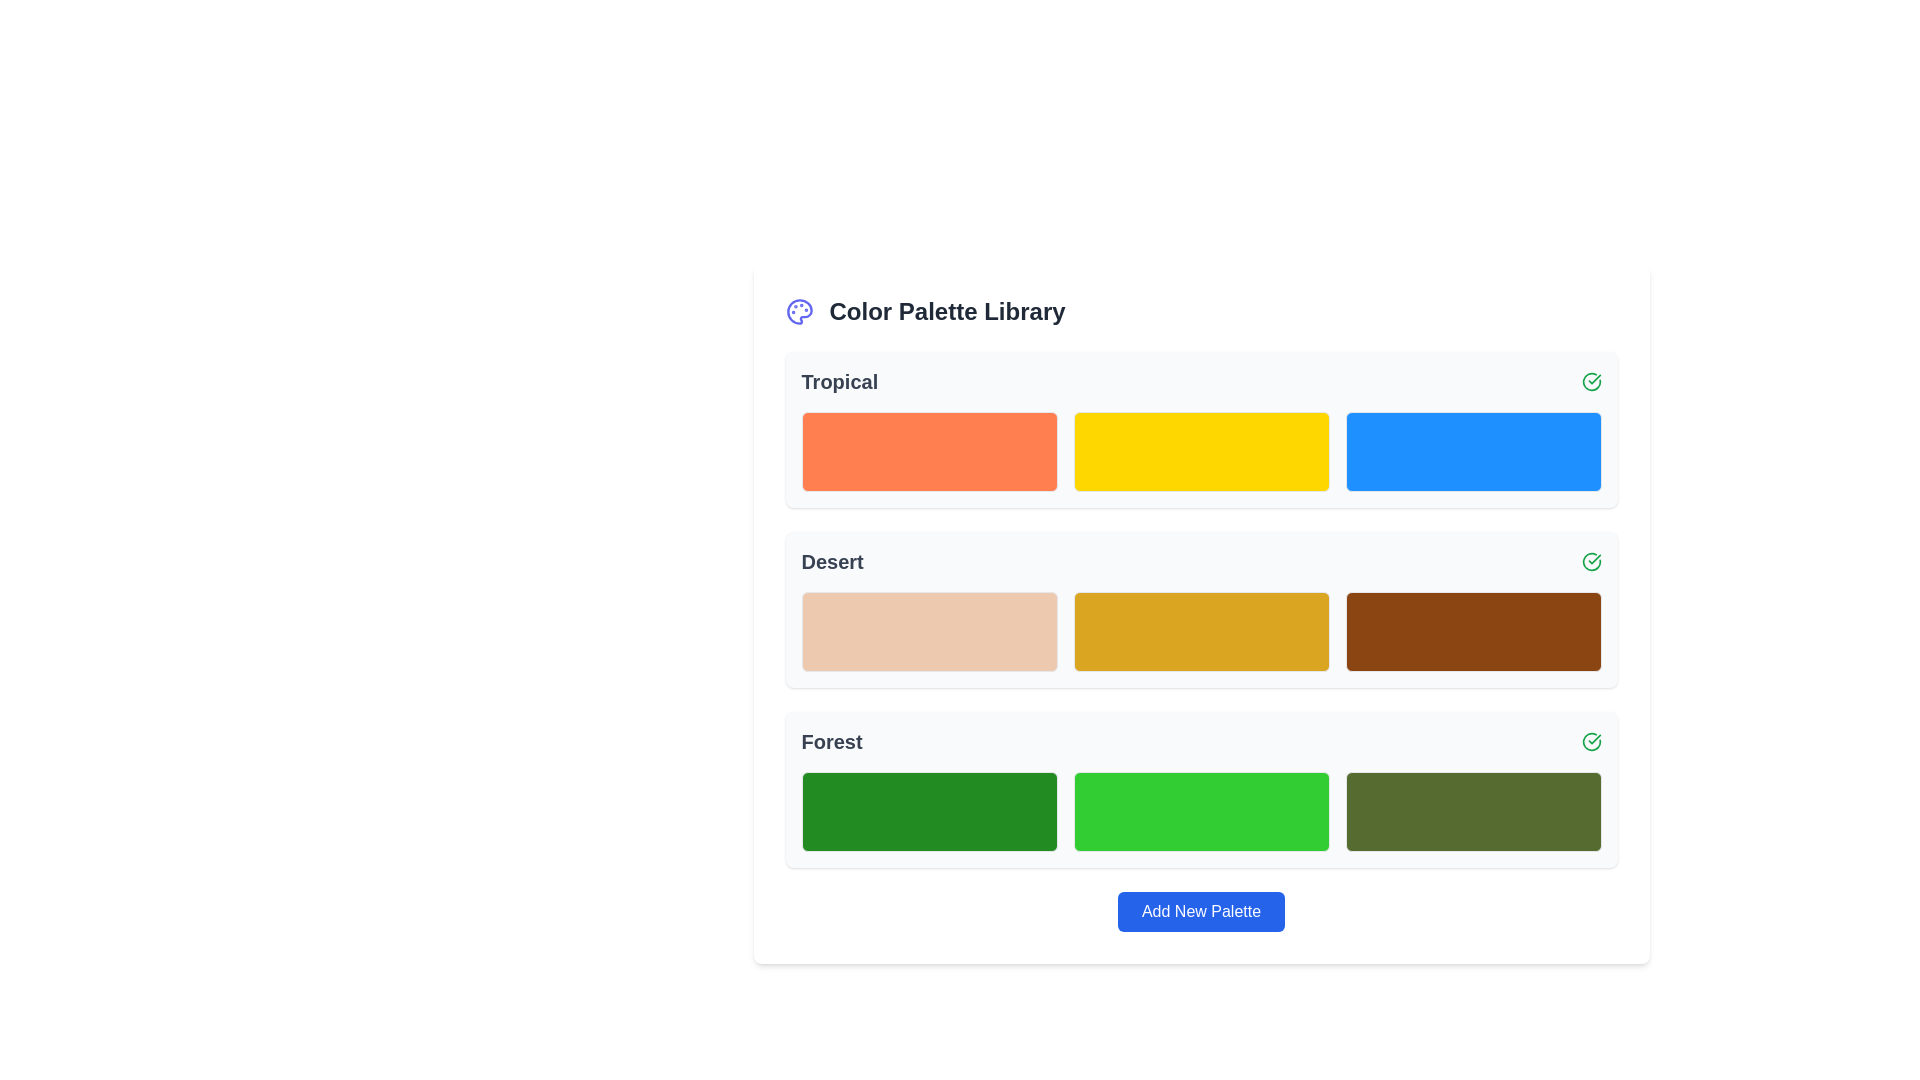 This screenshot has height=1080, width=1920. What do you see at coordinates (1590, 741) in the screenshot?
I see `the Status indicator icon that confirms the successful status of the 'Forest' entry, which is positioned to the far right side of the 'Forest' label` at bounding box center [1590, 741].